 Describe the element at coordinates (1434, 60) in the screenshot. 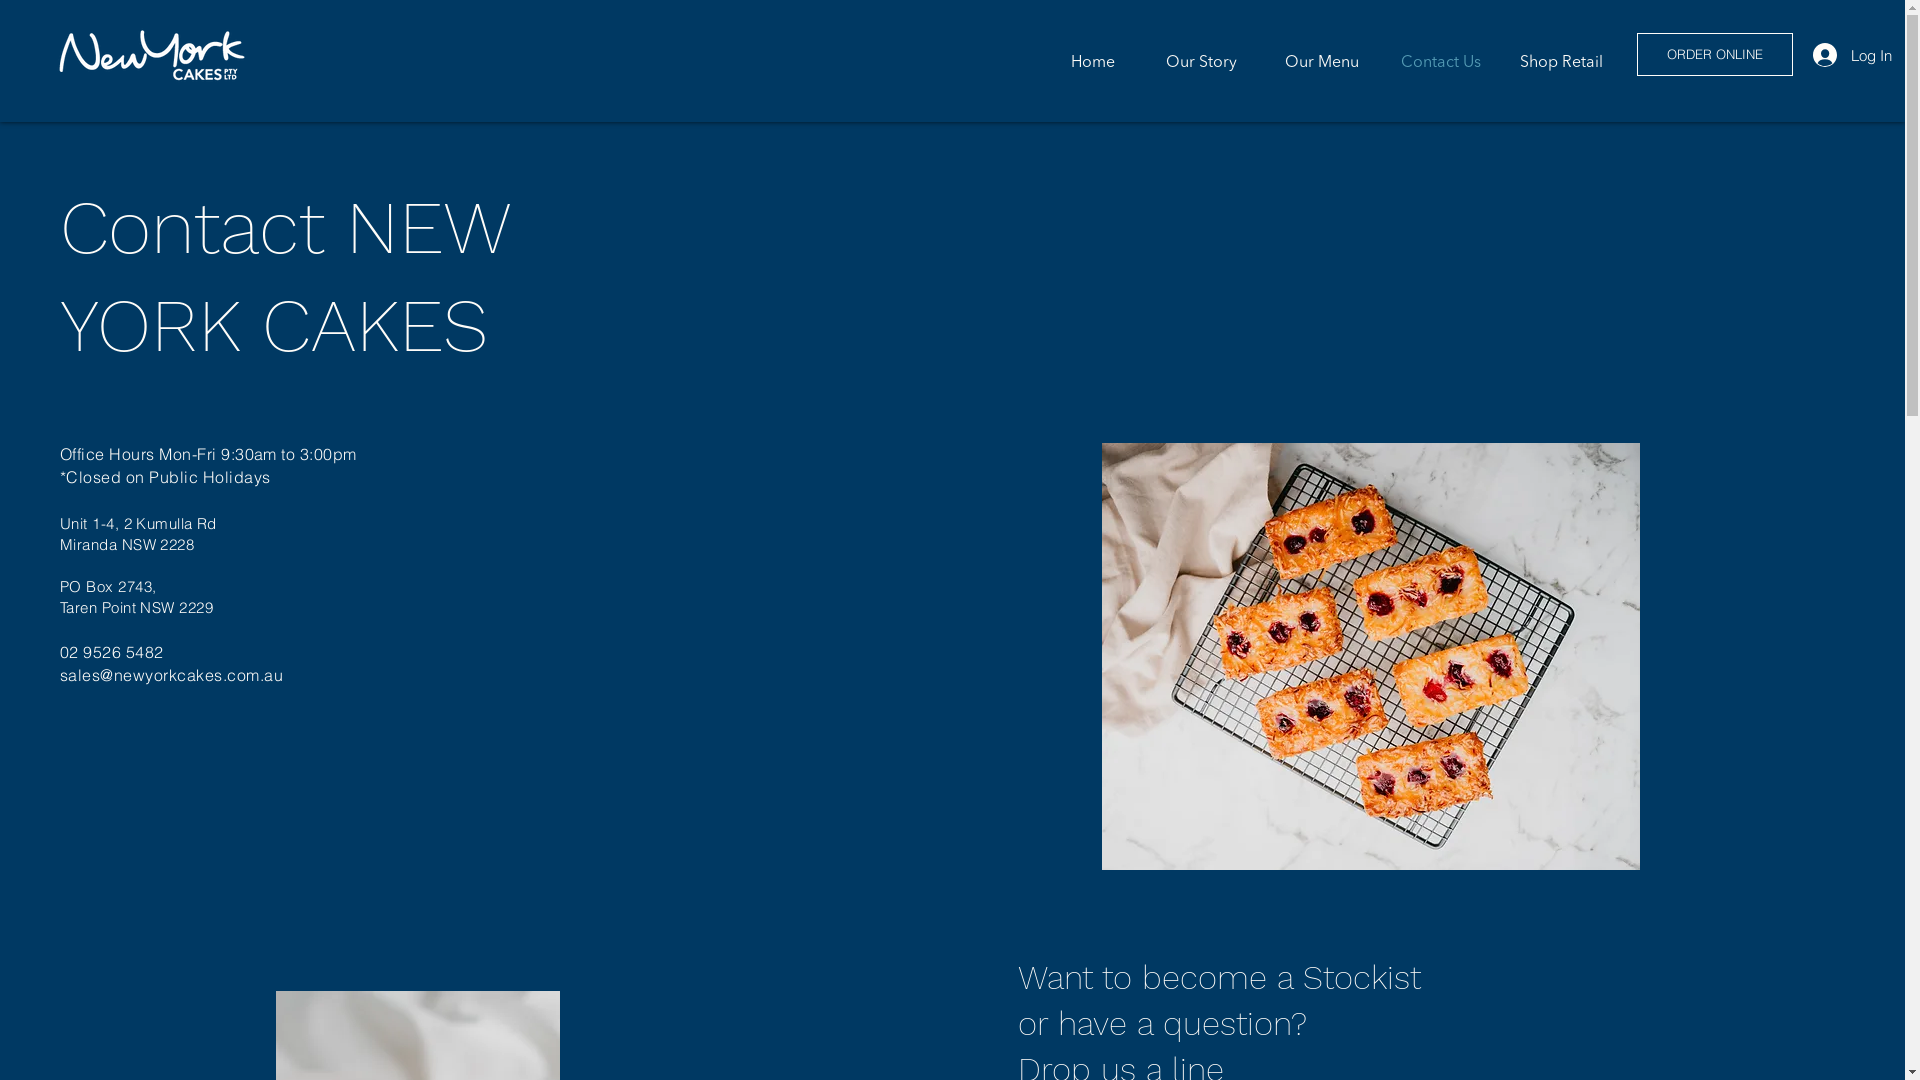

I see `'Contact Us'` at that location.